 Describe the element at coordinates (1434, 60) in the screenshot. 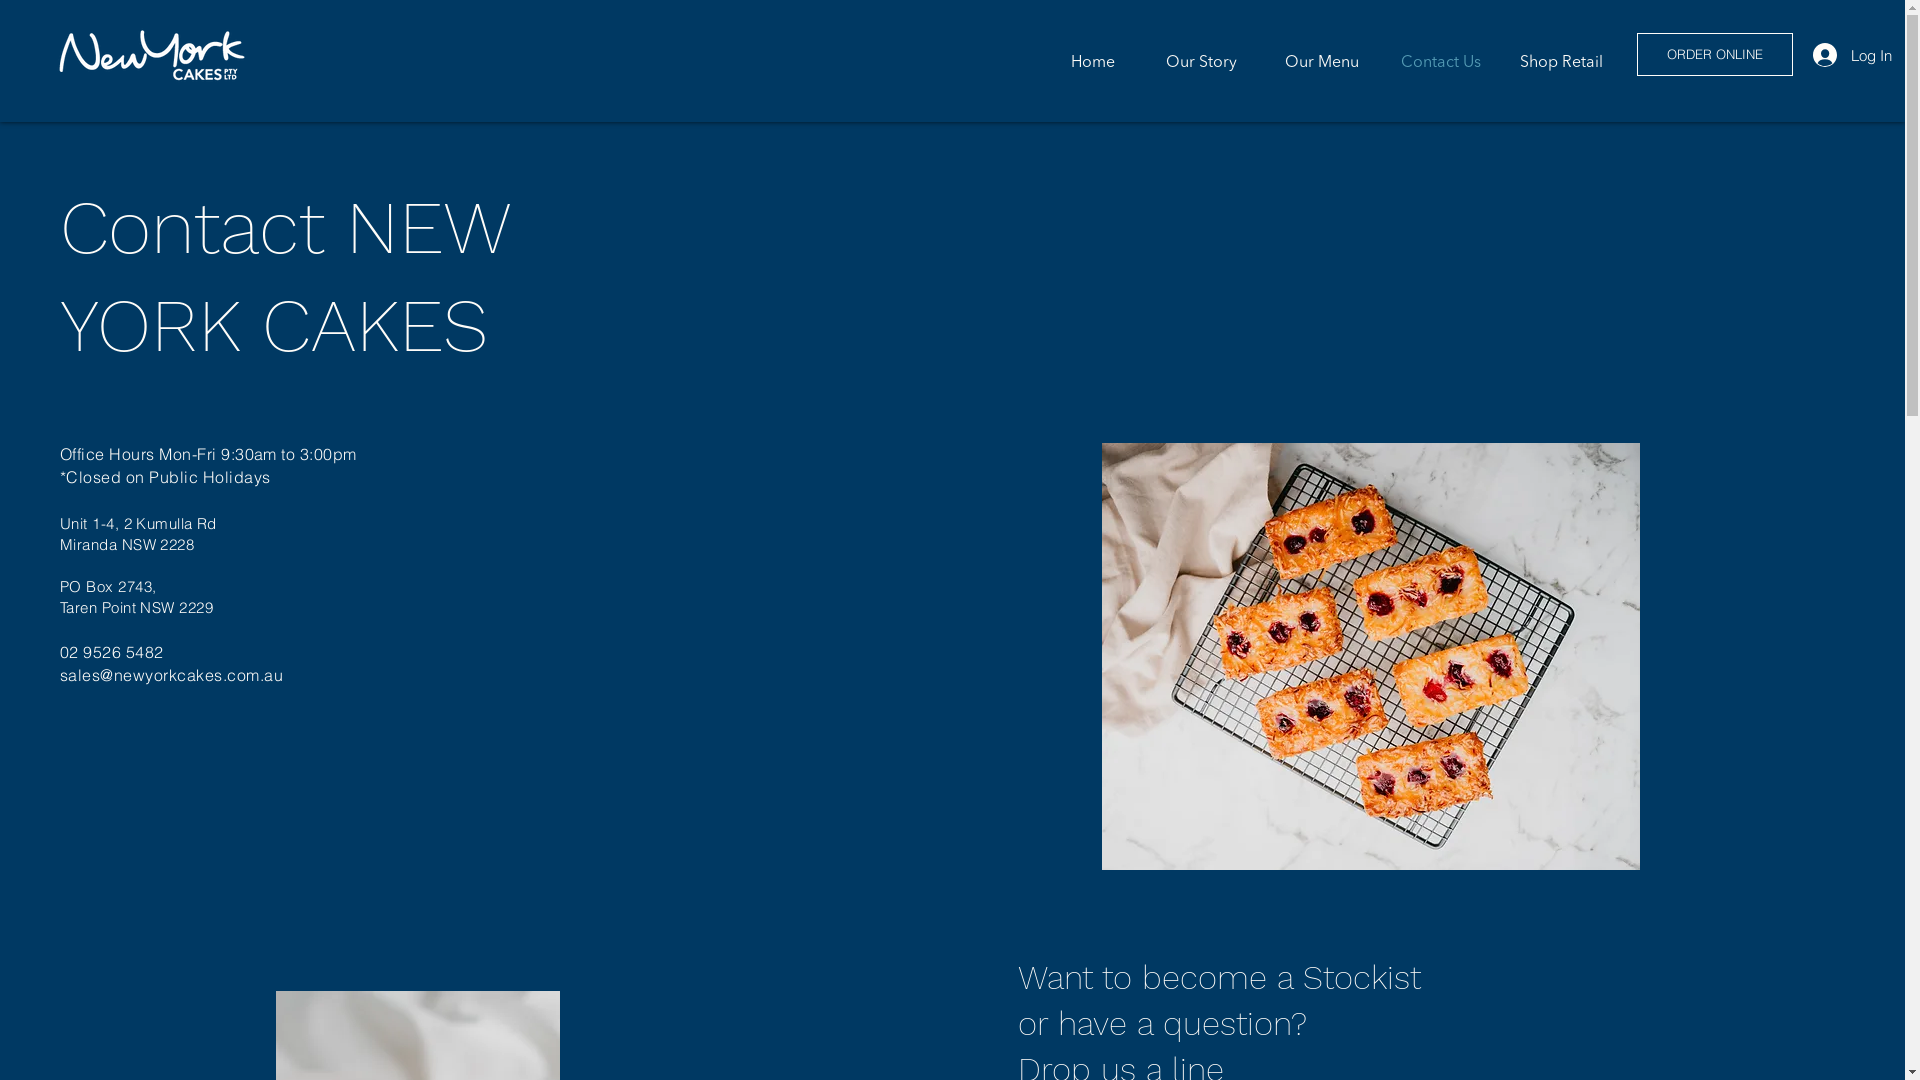

I see `'Contact Us'` at that location.